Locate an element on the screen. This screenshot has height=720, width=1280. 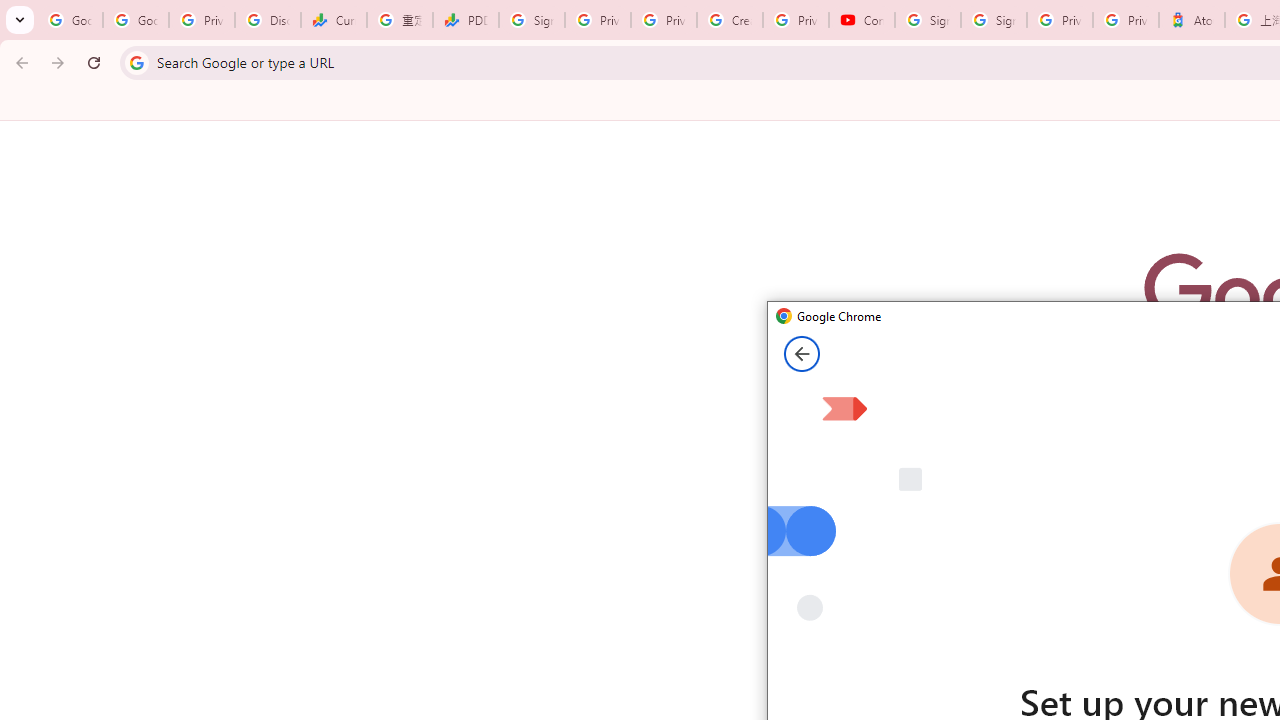
'Currencies - Google Finance' is located at coordinates (334, 20).